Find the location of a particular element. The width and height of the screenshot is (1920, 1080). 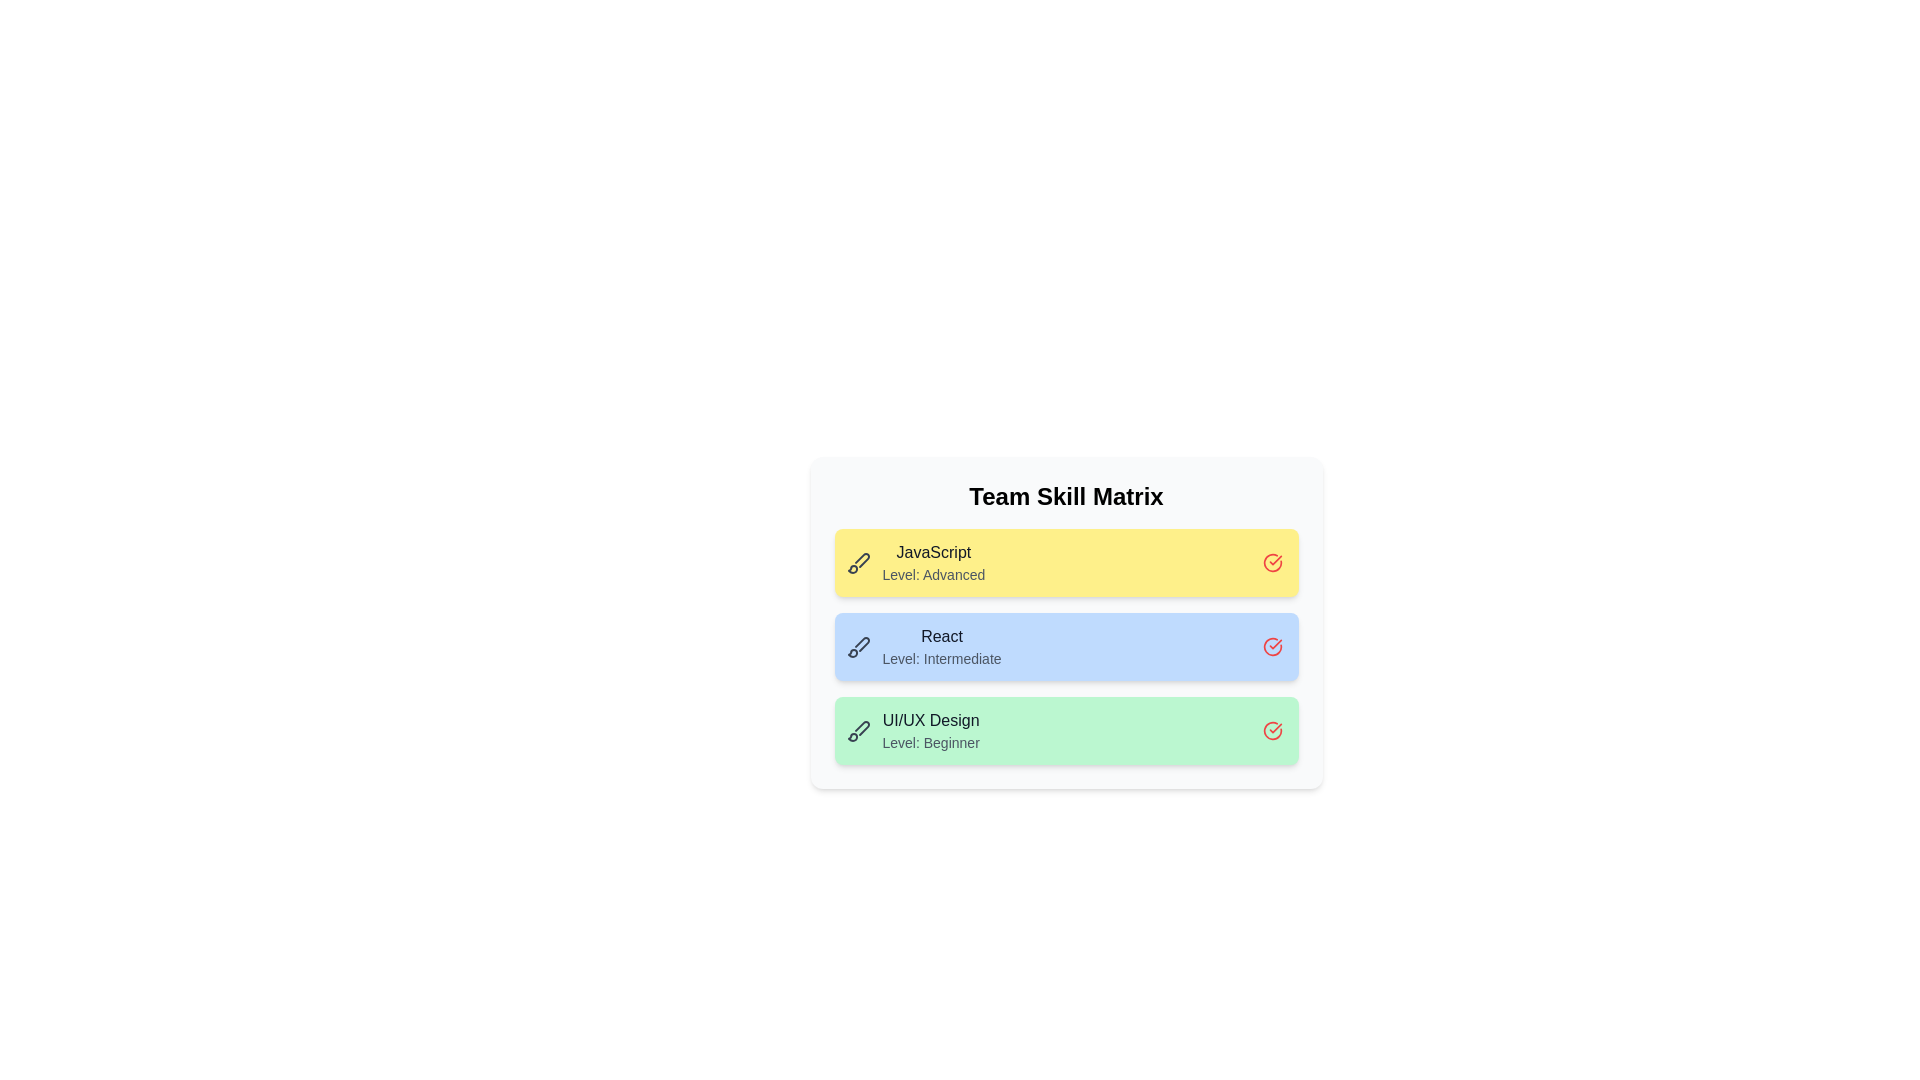

the skill React from the list is located at coordinates (1271, 647).